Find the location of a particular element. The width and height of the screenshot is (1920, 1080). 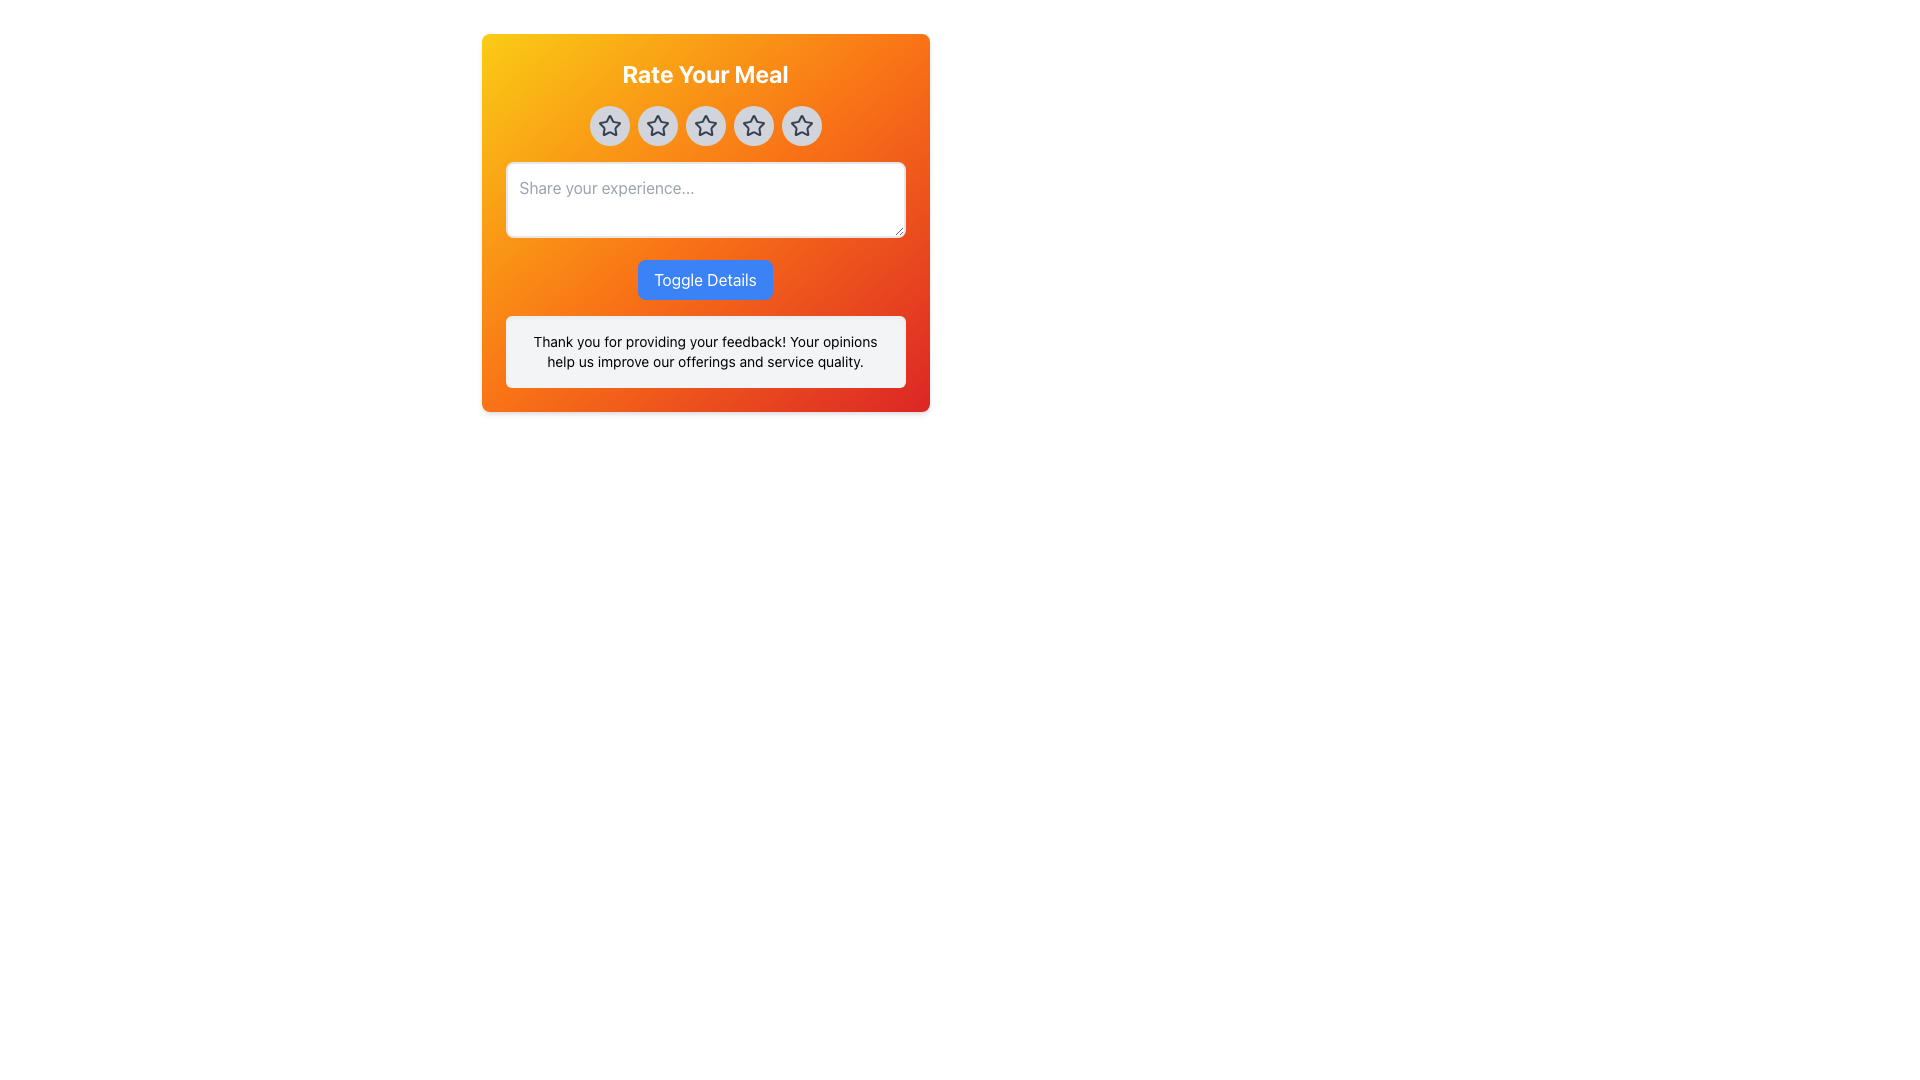

the fourth star button in the star rating sequence is located at coordinates (752, 126).